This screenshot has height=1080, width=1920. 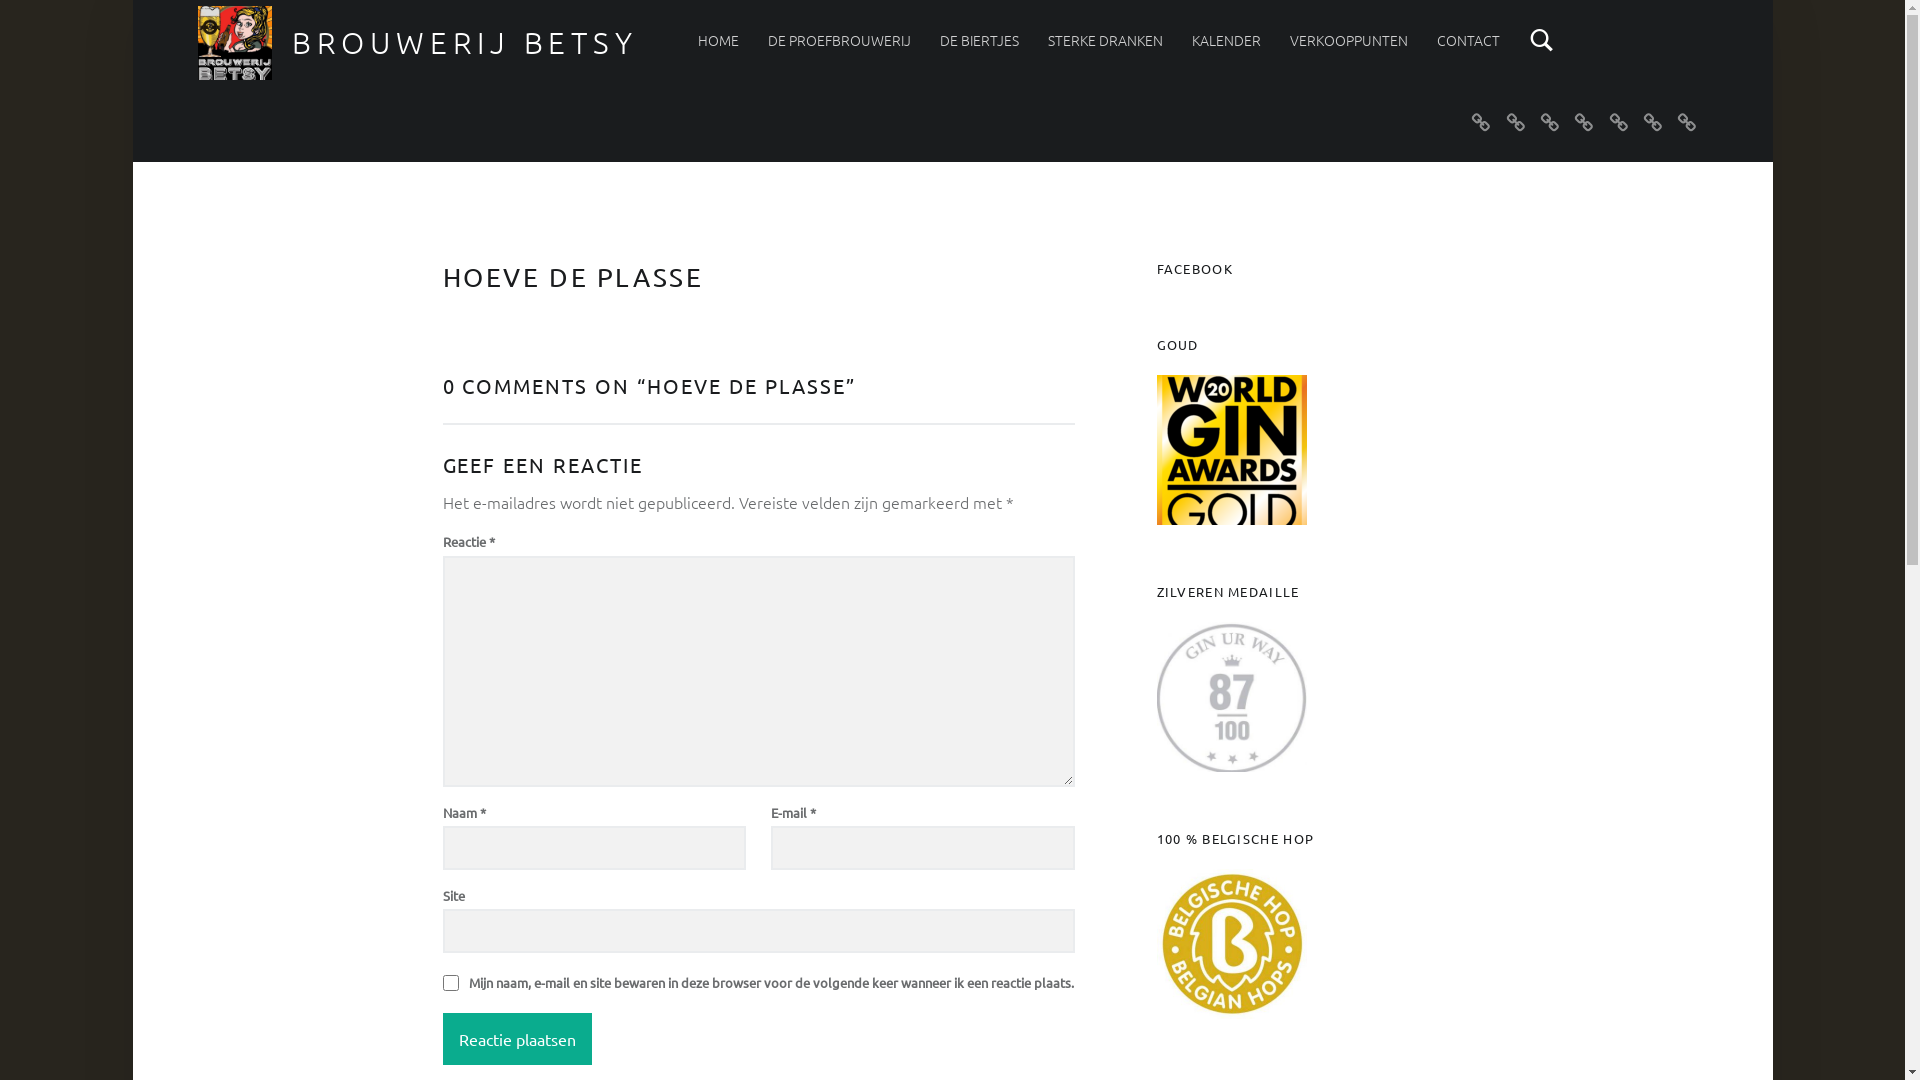 What do you see at coordinates (1104, 39) in the screenshot?
I see `'STERKE DRANKEN'` at bounding box center [1104, 39].